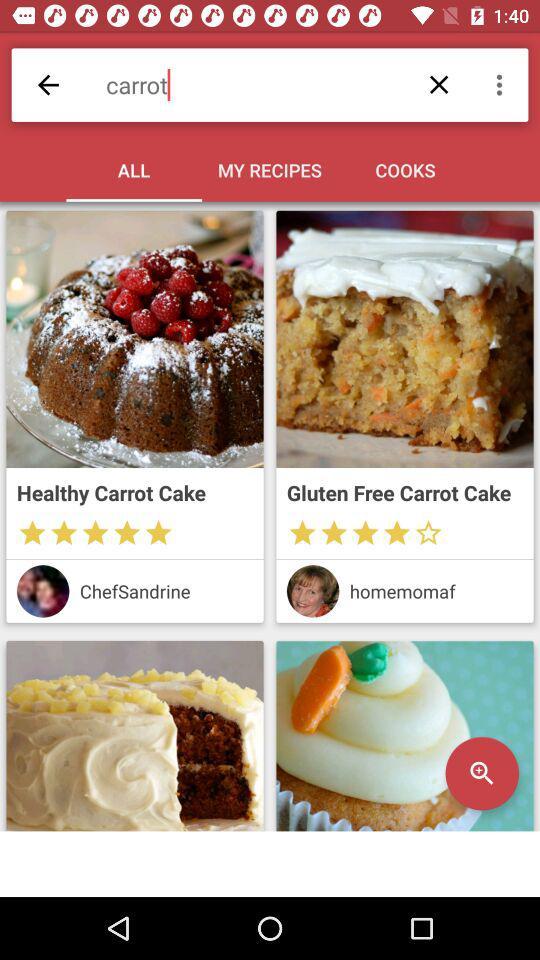  What do you see at coordinates (405, 339) in the screenshot?
I see `open carrot cake recipe` at bounding box center [405, 339].